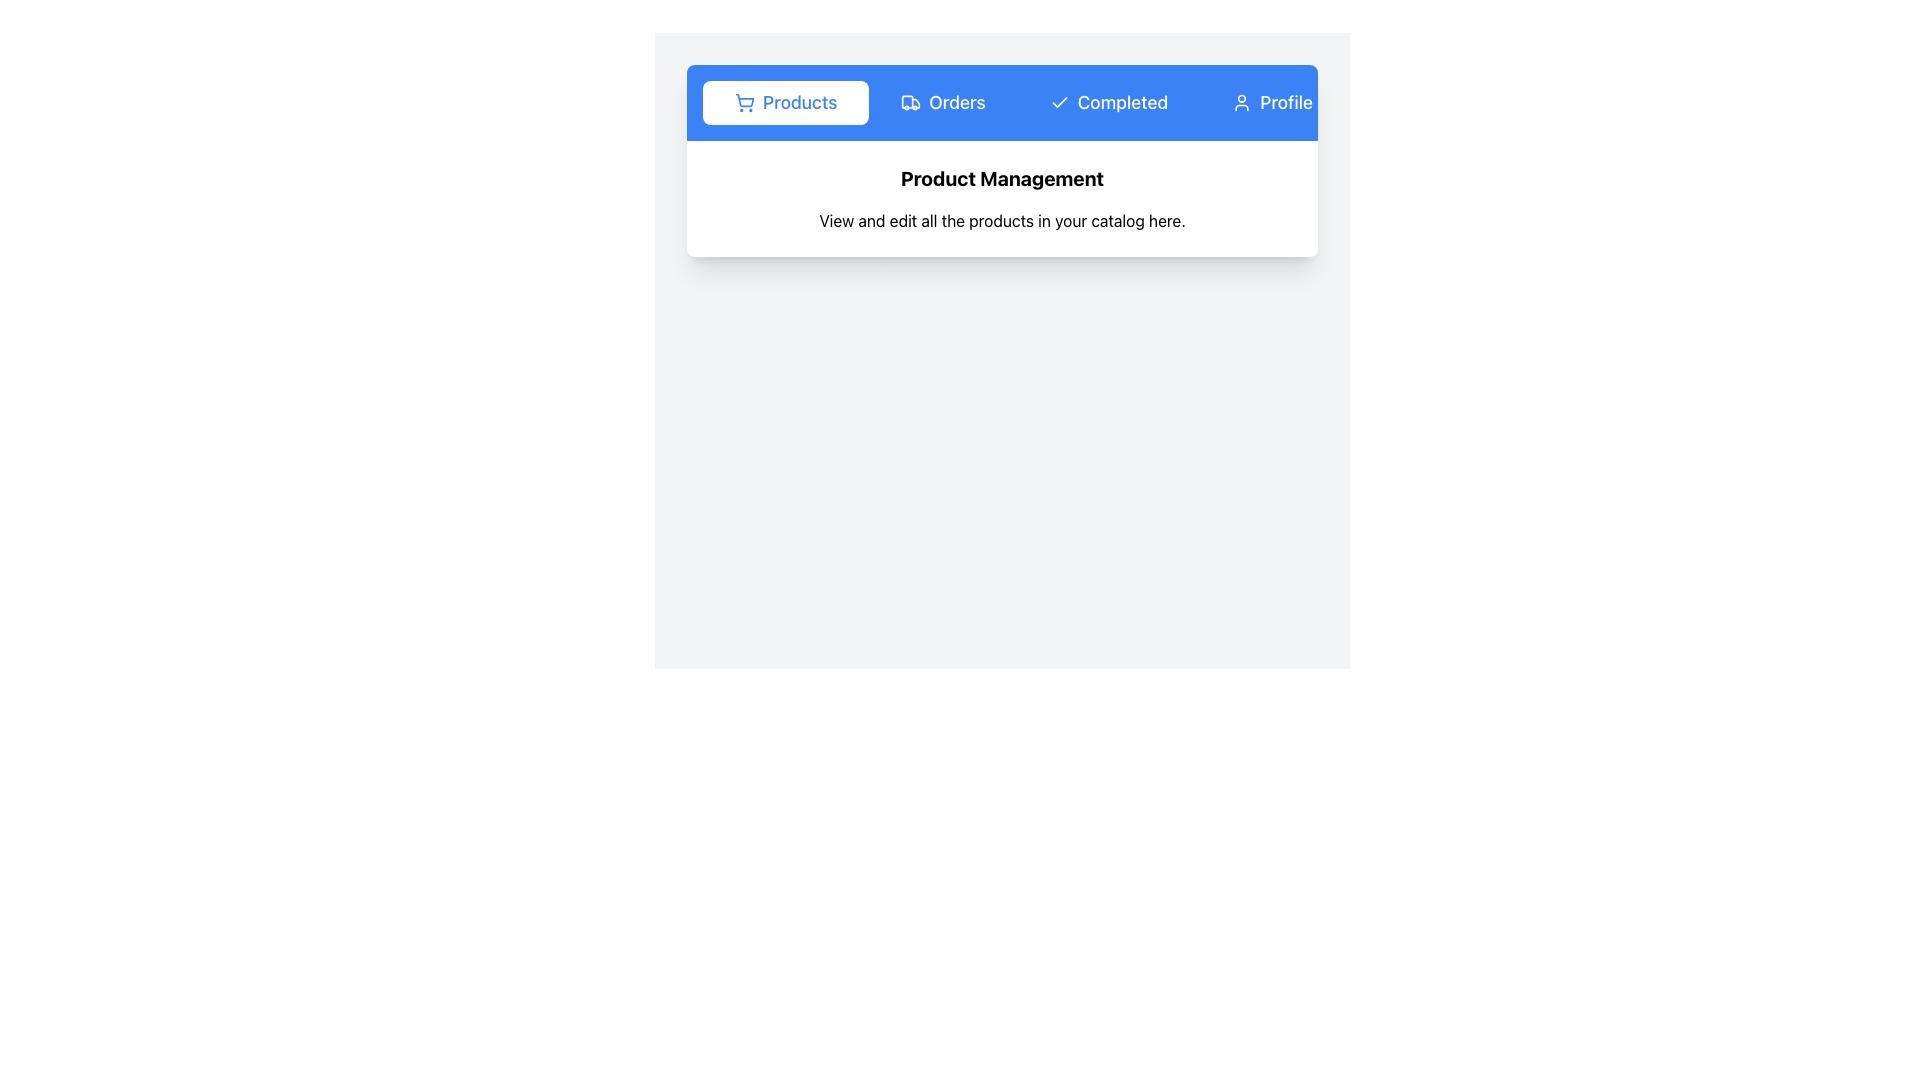  Describe the element at coordinates (1107, 103) in the screenshot. I see `the filter button for completed items, which is the third button from the left, located between the 'Orders' and 'Profile' buttons` at that location.